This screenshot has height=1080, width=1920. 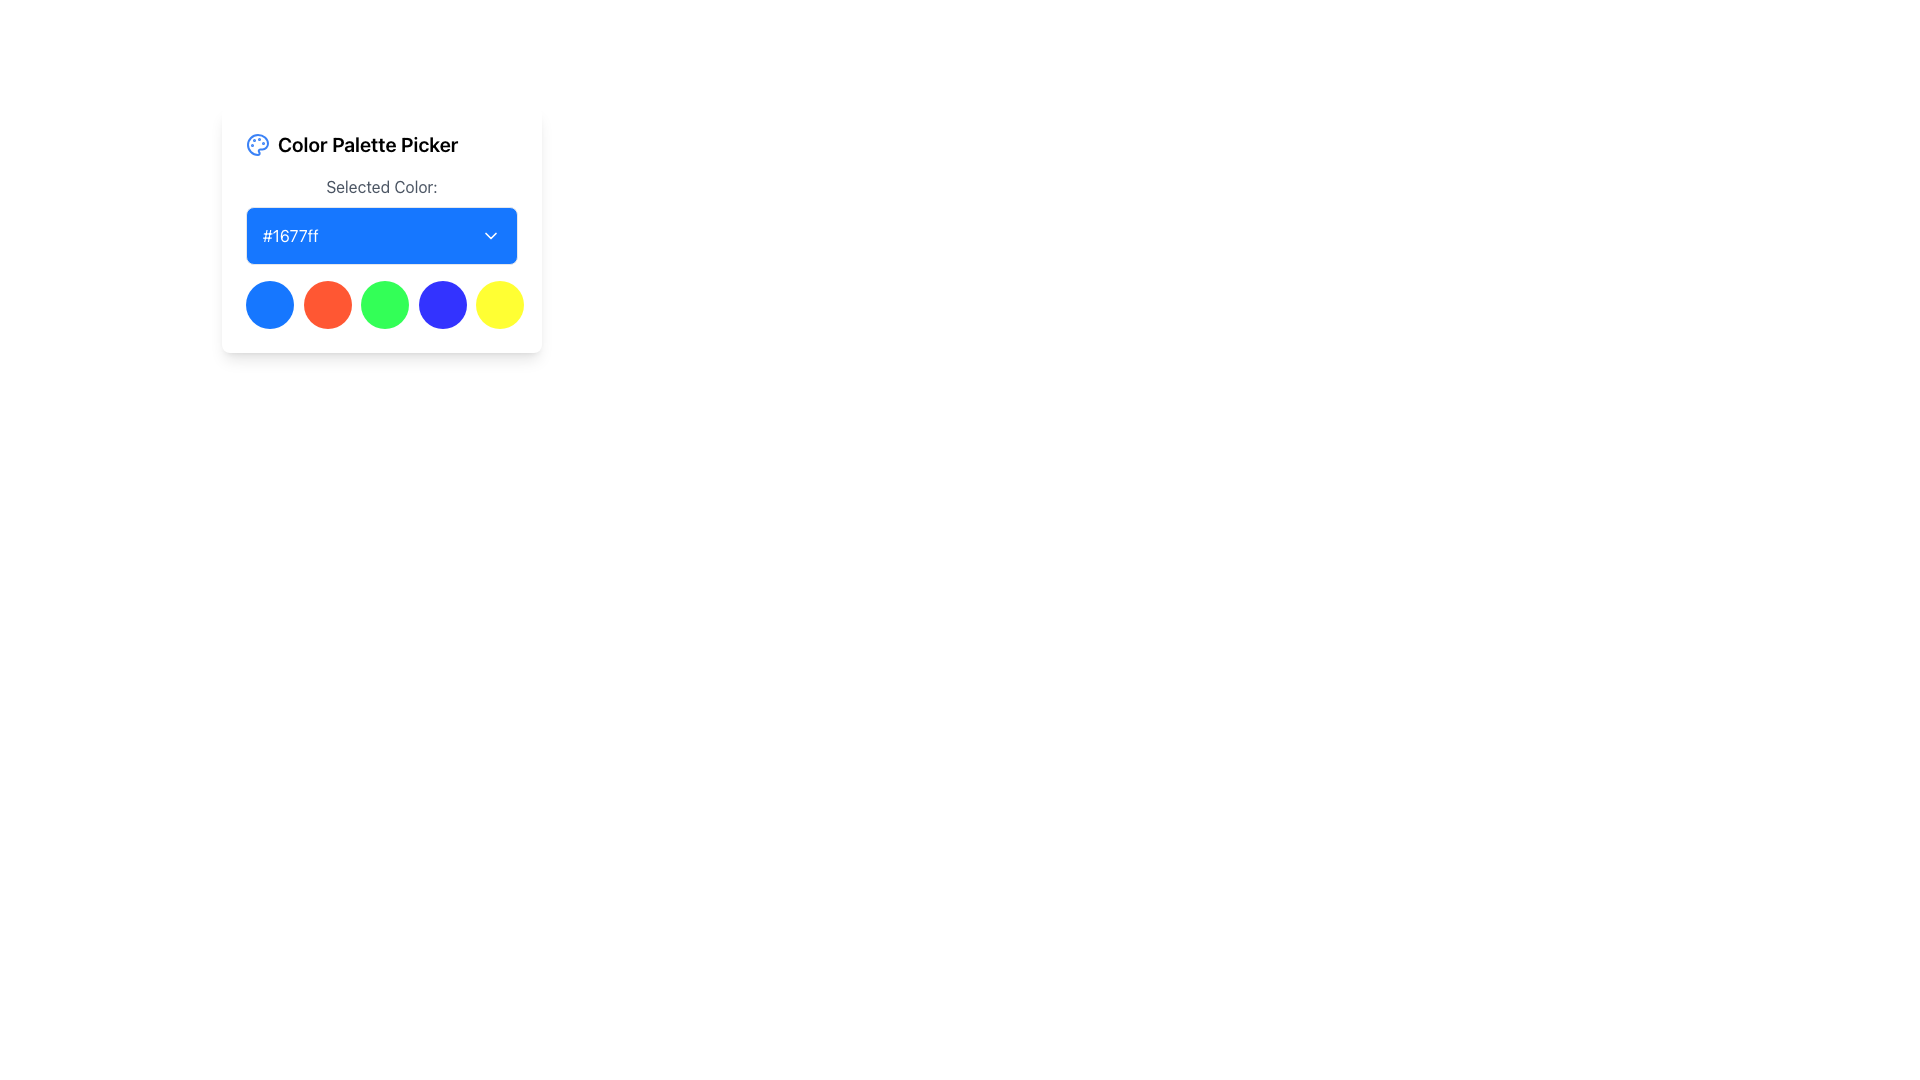 I want to click on the third circular color selector button in the color palette, which is green, so click(x=385, y=304).